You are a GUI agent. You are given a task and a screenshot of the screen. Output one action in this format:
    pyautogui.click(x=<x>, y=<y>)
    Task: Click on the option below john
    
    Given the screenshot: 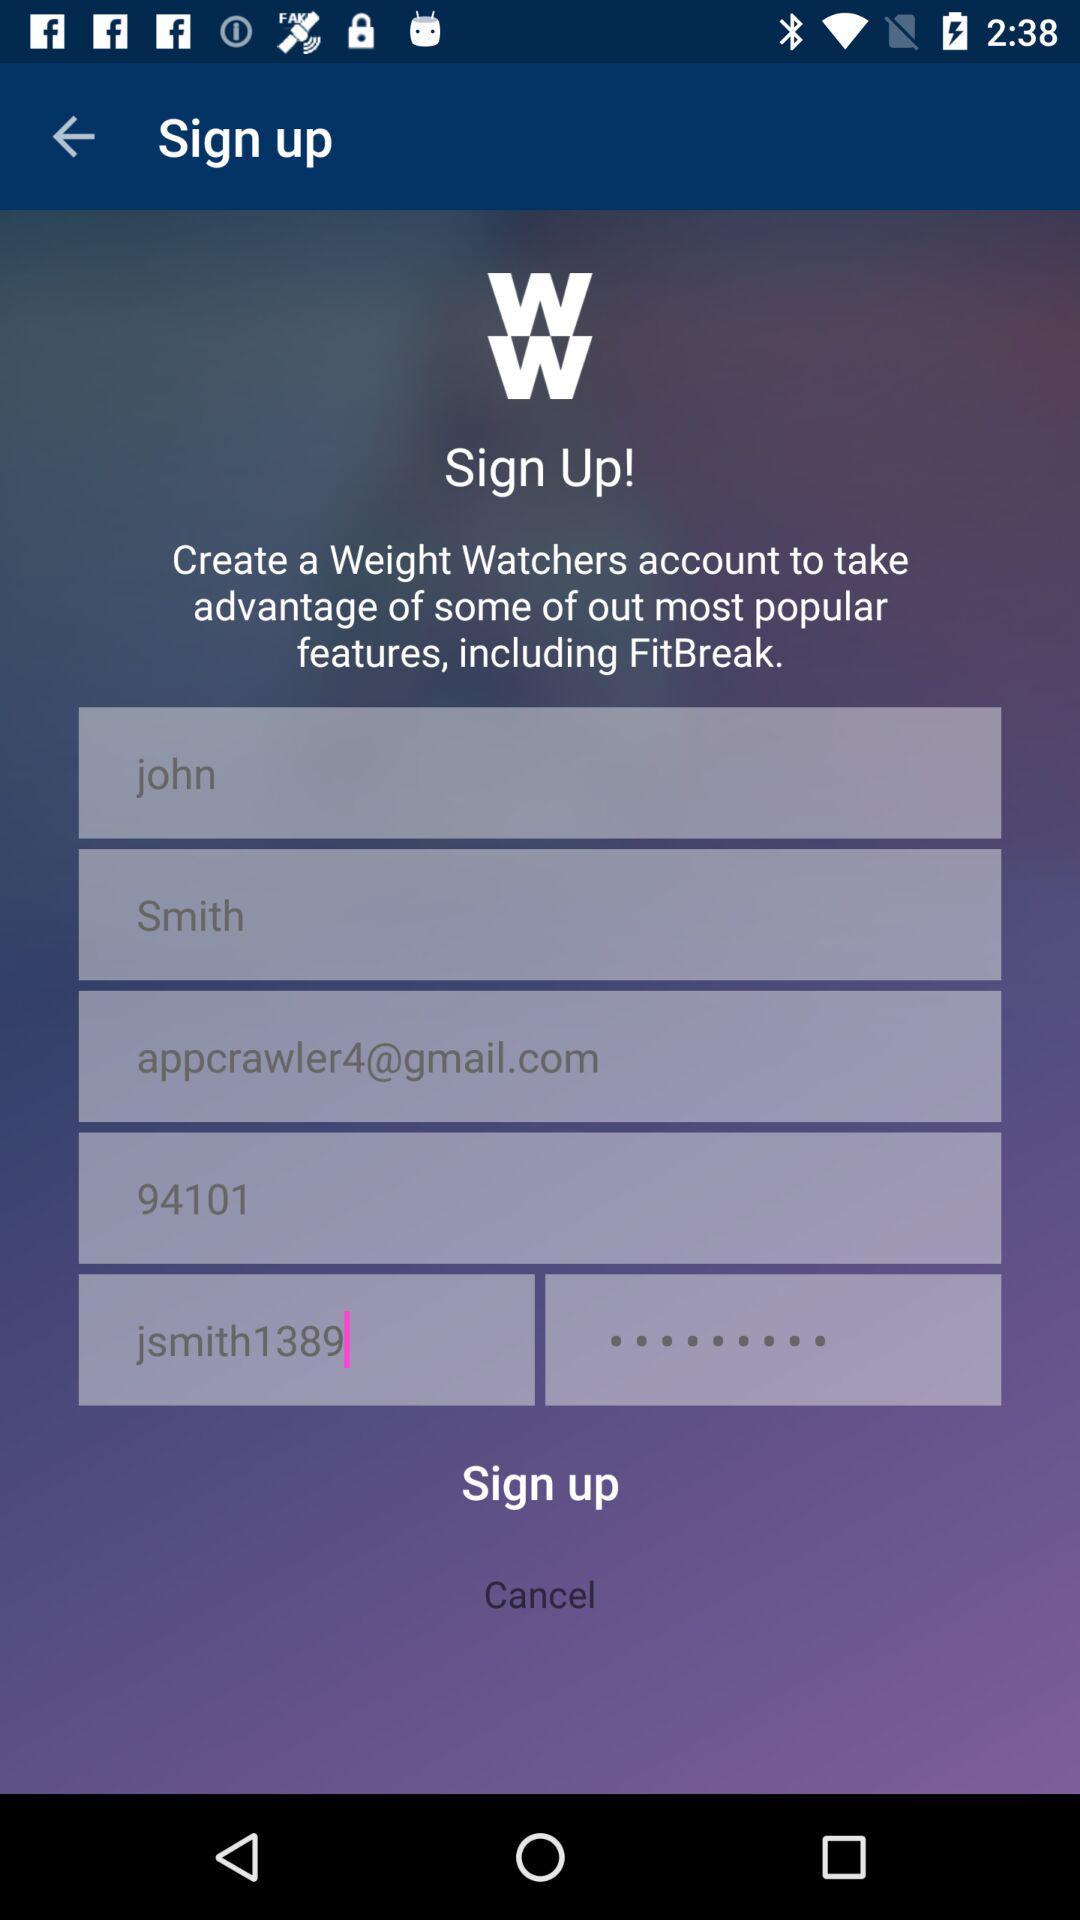 What is the action you would take?
    pyautogui.click(x=540, y=913)
    